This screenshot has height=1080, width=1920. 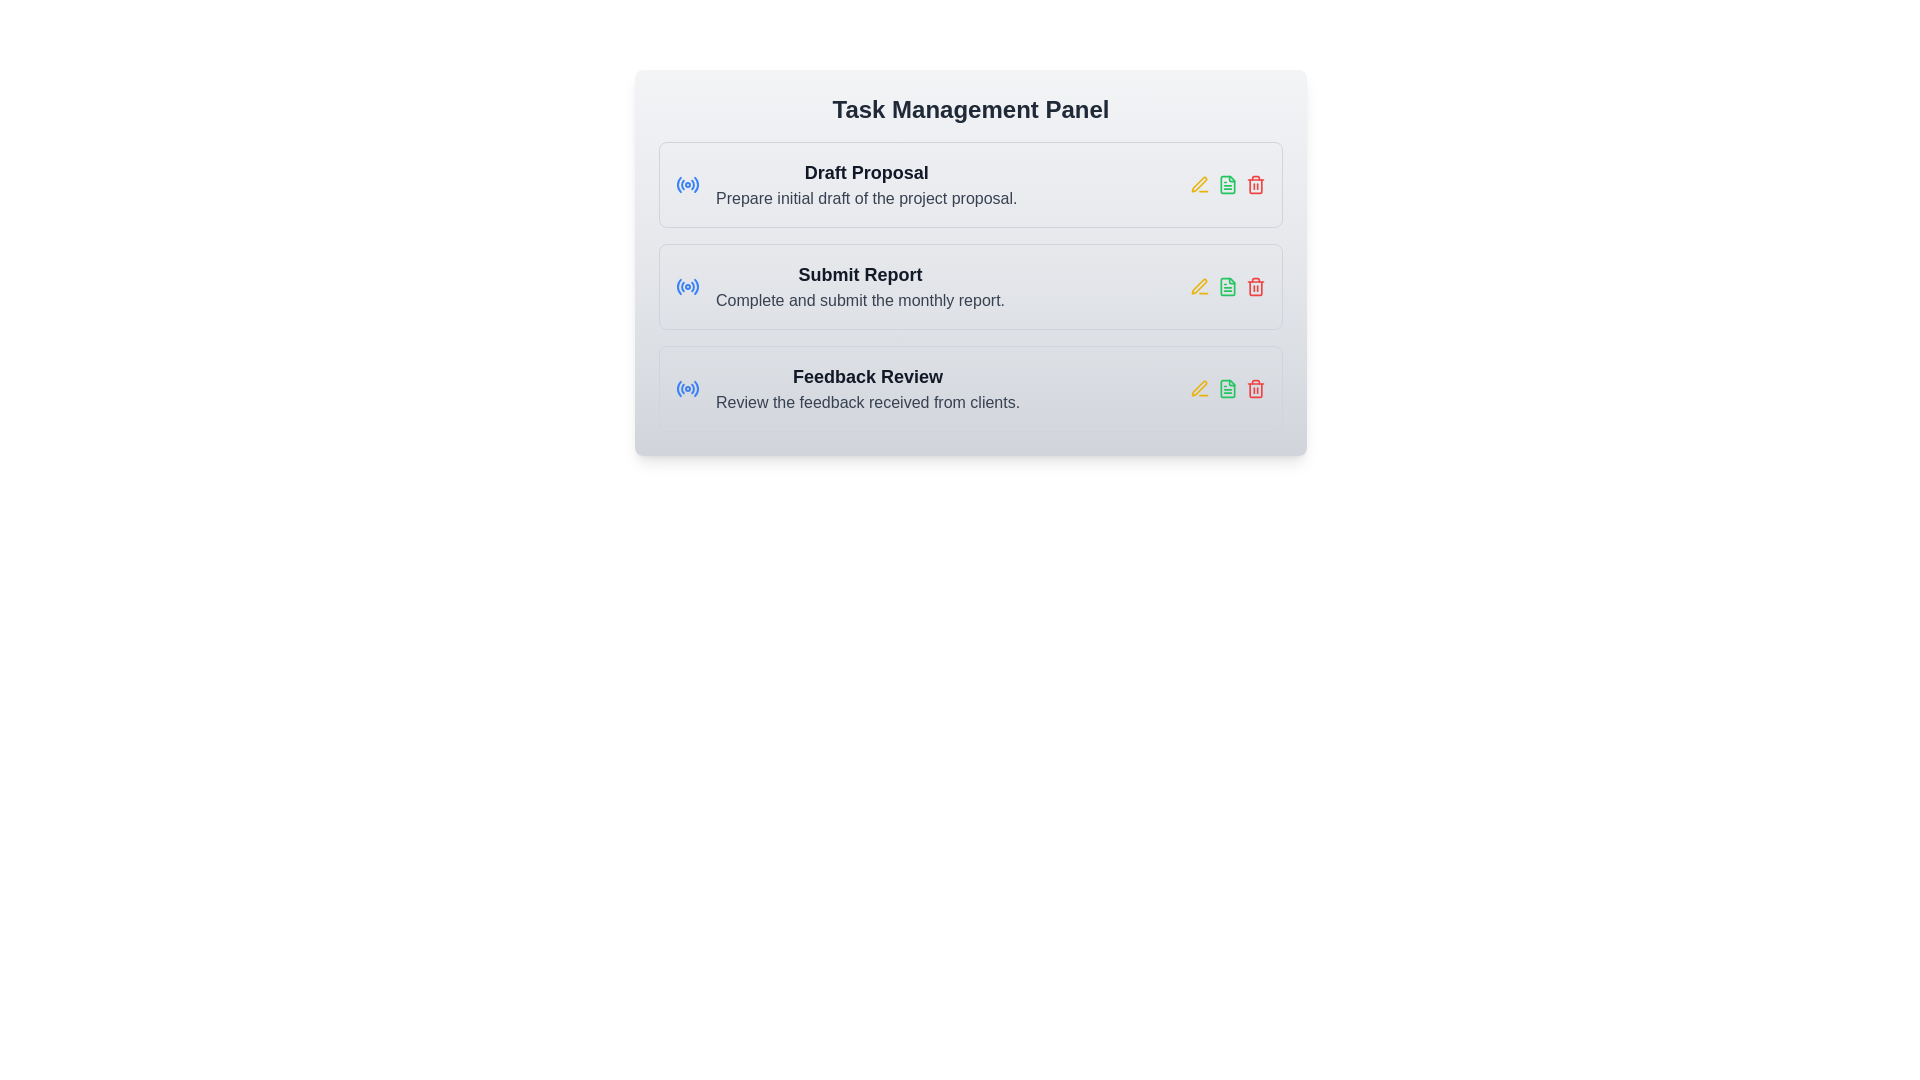 I want to click on the green-colored icon resembling a document or text file located in the 'Submit Report' row, positioned between the yellow pen icon and the red trash icon, so click(x=1227, y=286).